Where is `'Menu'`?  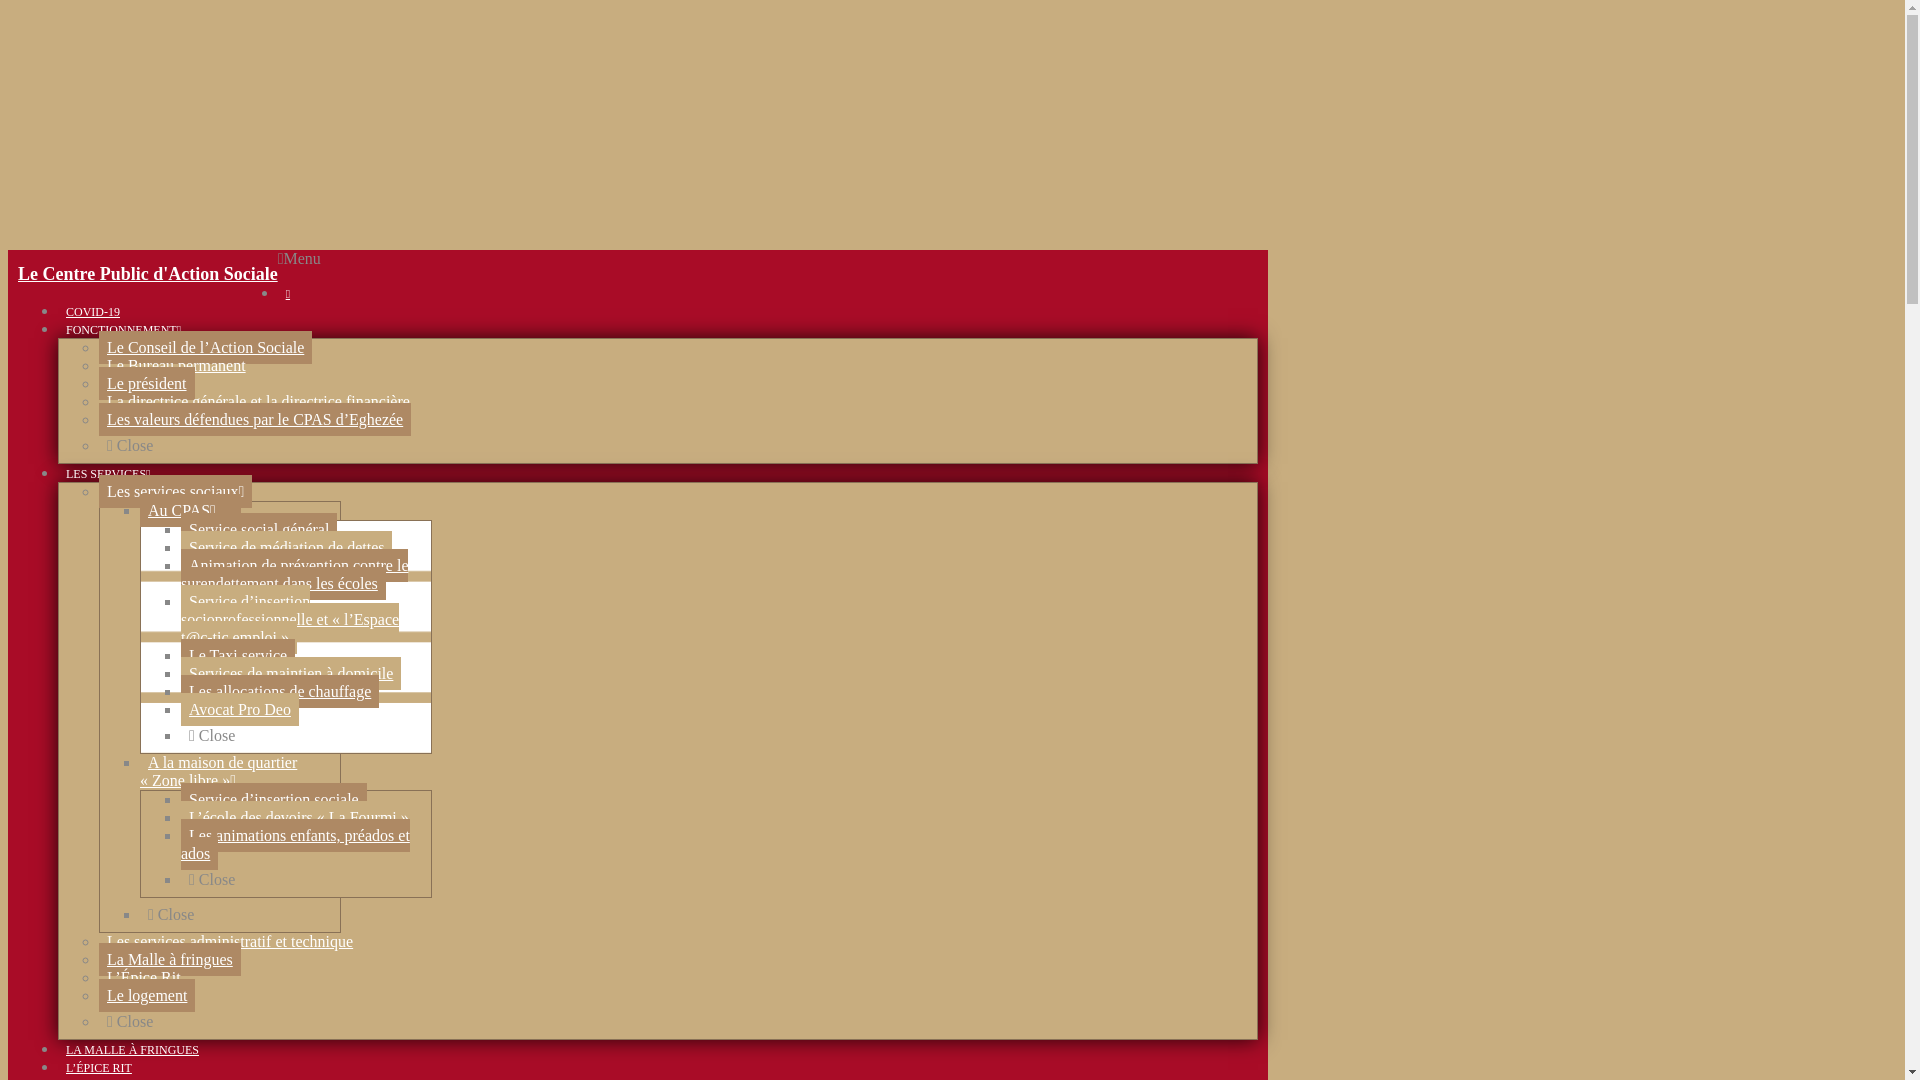
'Menu' is located at coordinates (298, 257).